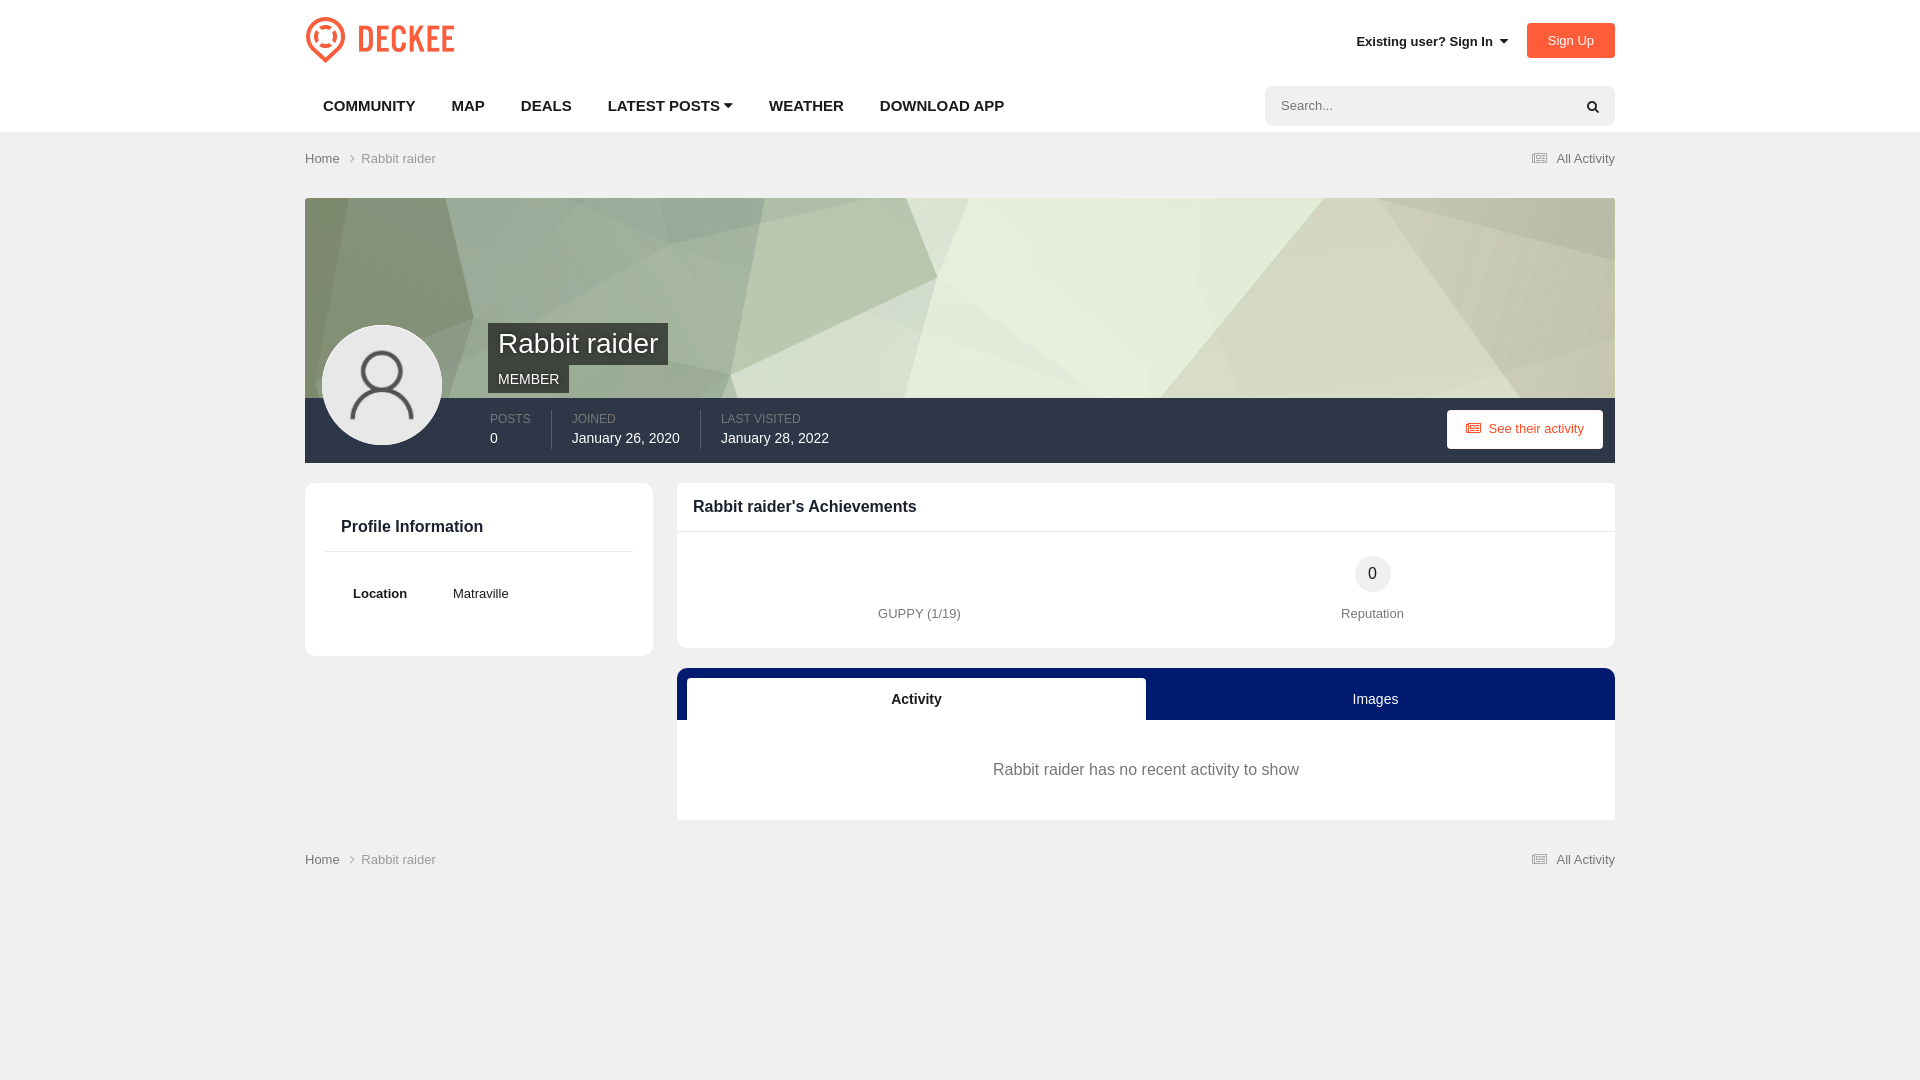 This screenshot has width=1920, height=1080. Describe the element at coordinates (806, 105) in the screenshot. I see `'WEATHER'` at that location.